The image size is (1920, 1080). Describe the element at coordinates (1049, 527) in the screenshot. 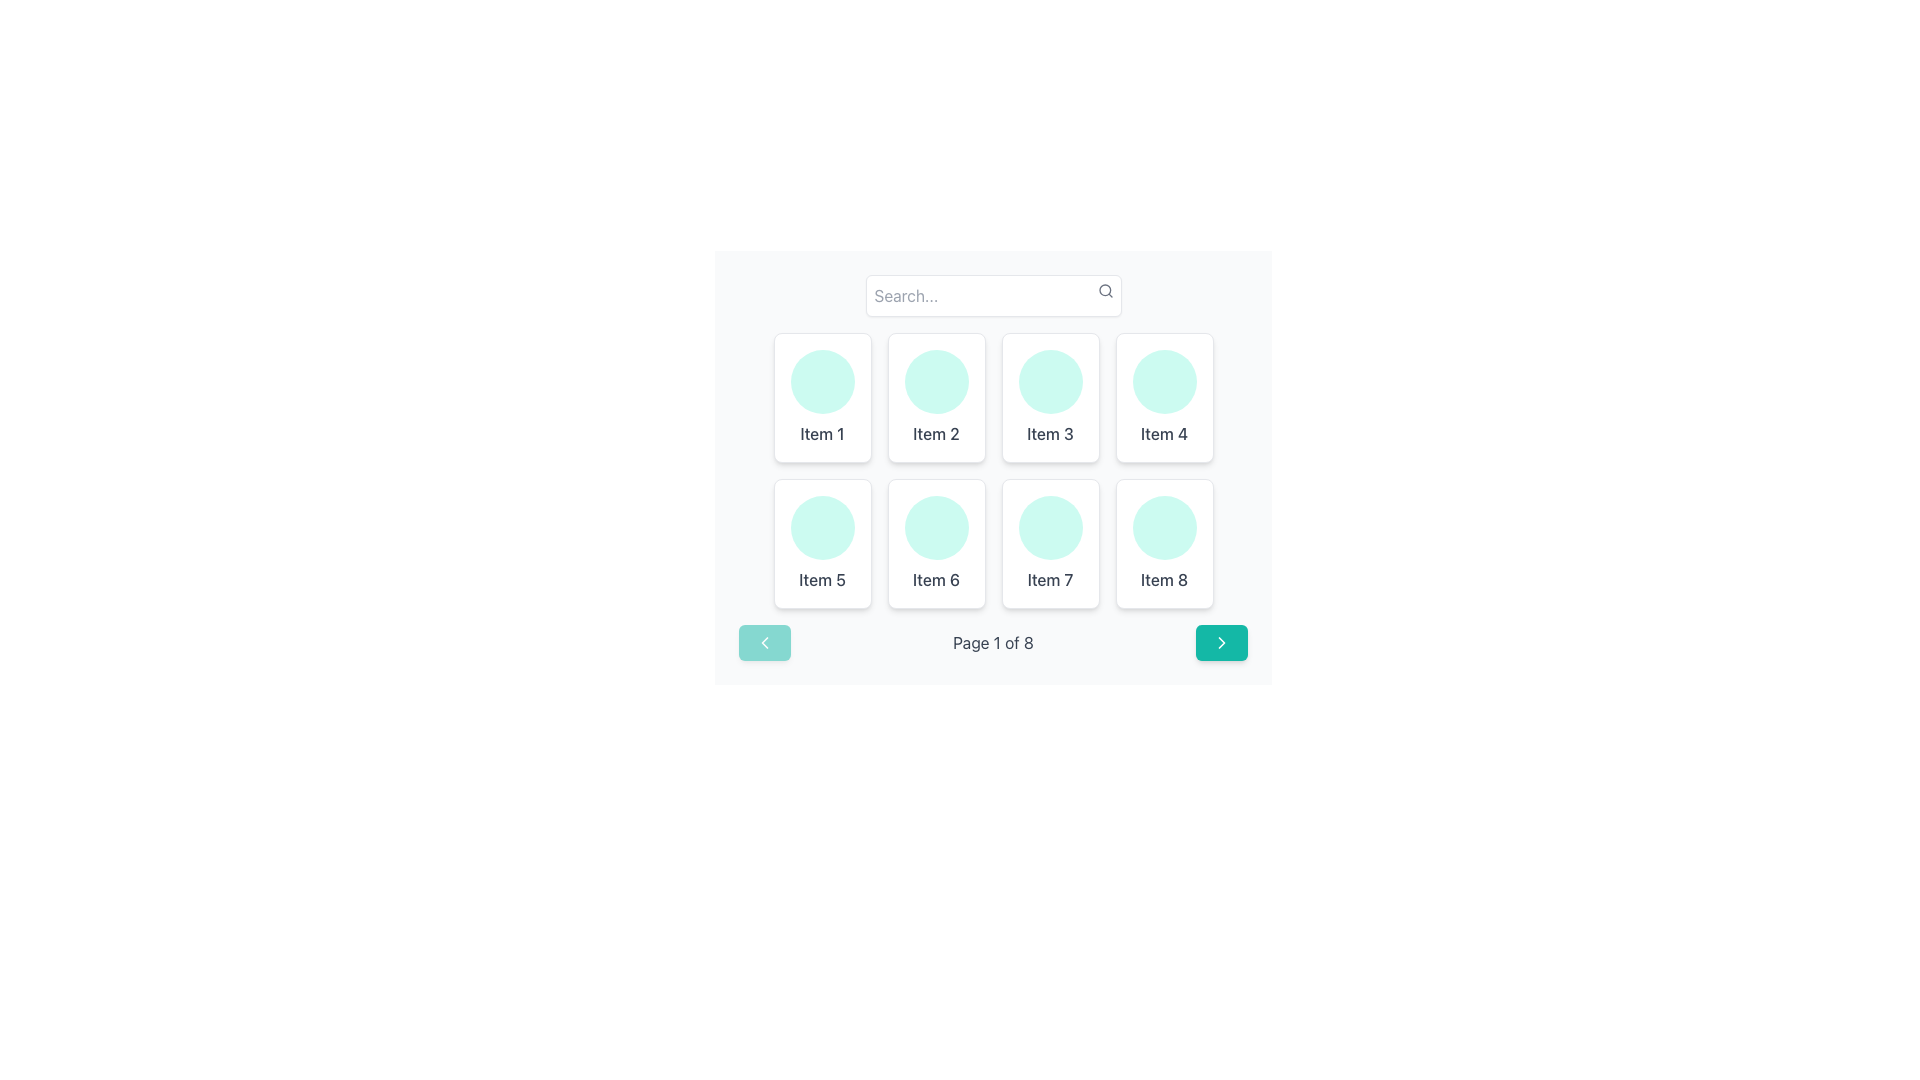

I see `the circular decorative graphic with a teal background located in the second row, third column of the grid layout within the 'Item 7' card` at that location.